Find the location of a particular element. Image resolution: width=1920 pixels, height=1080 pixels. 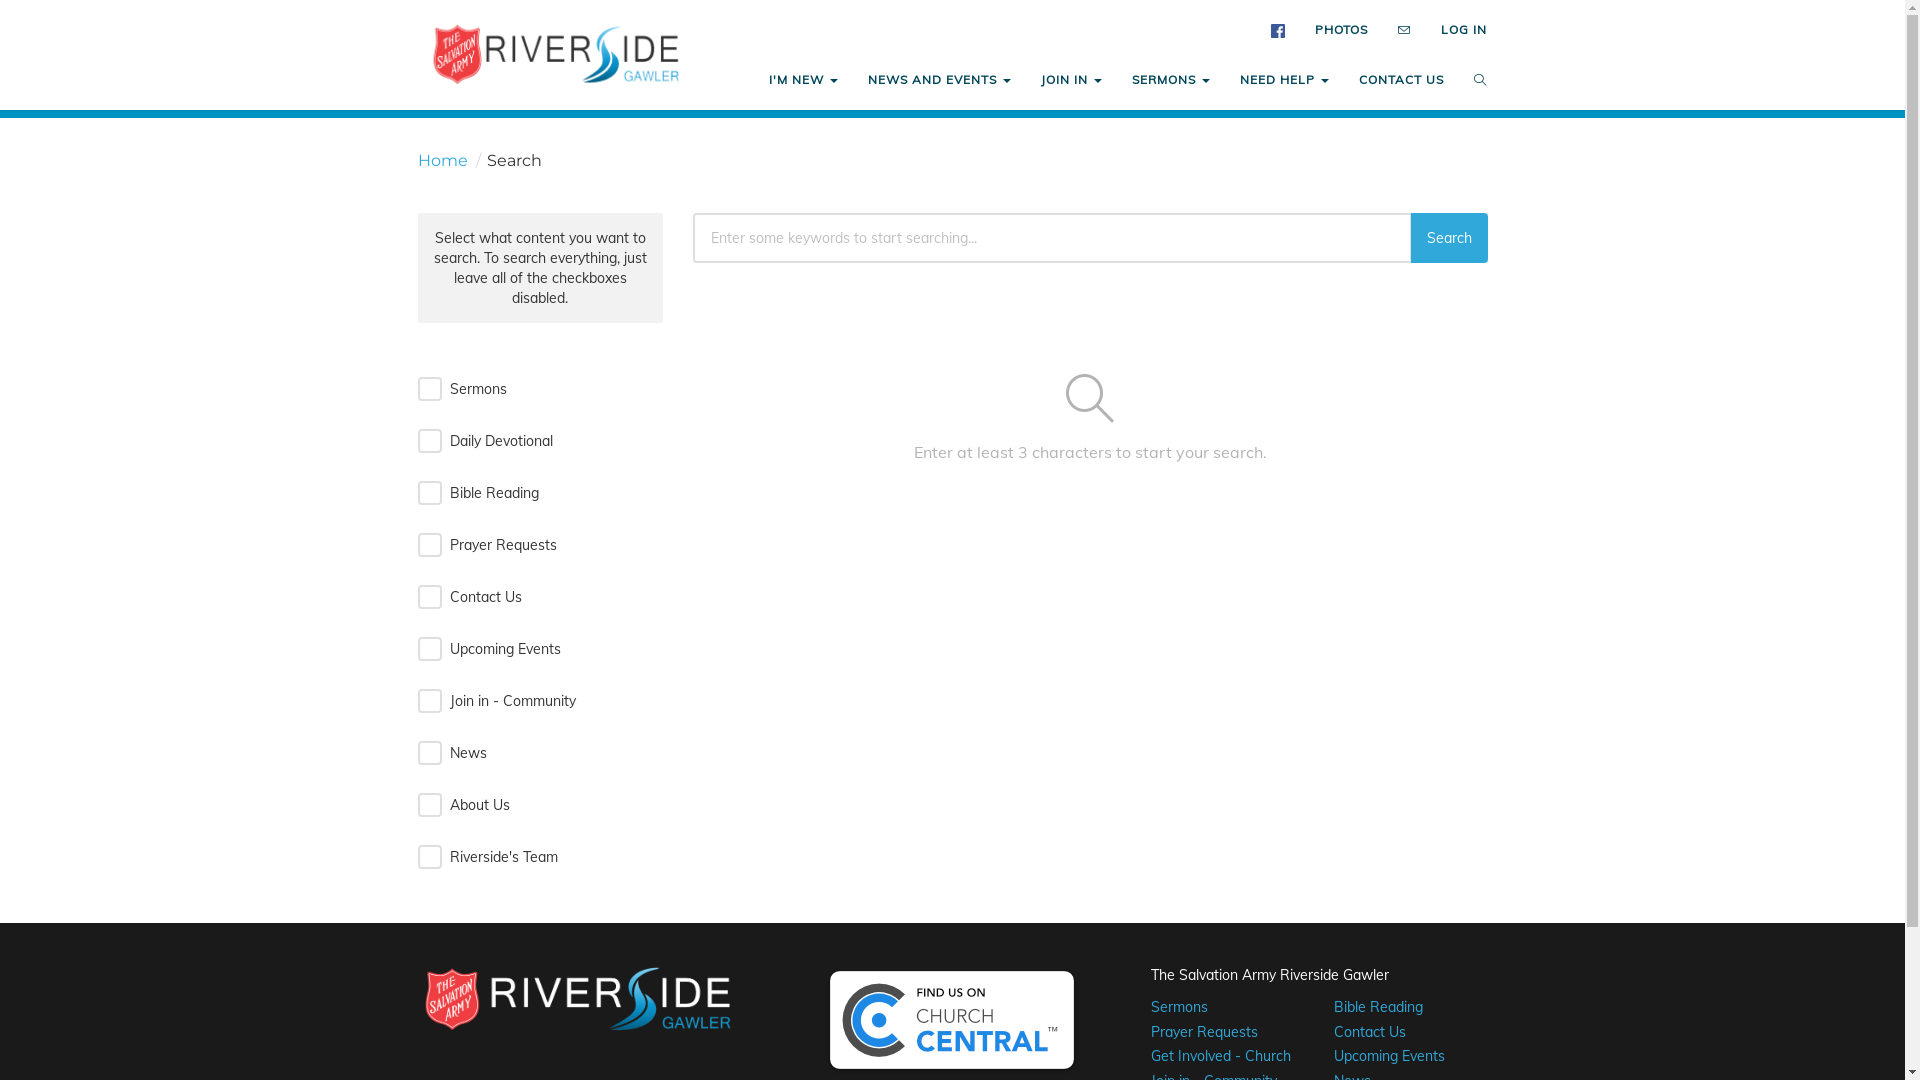

'Upcoming Events' is located at coordinates (1388, 1055).